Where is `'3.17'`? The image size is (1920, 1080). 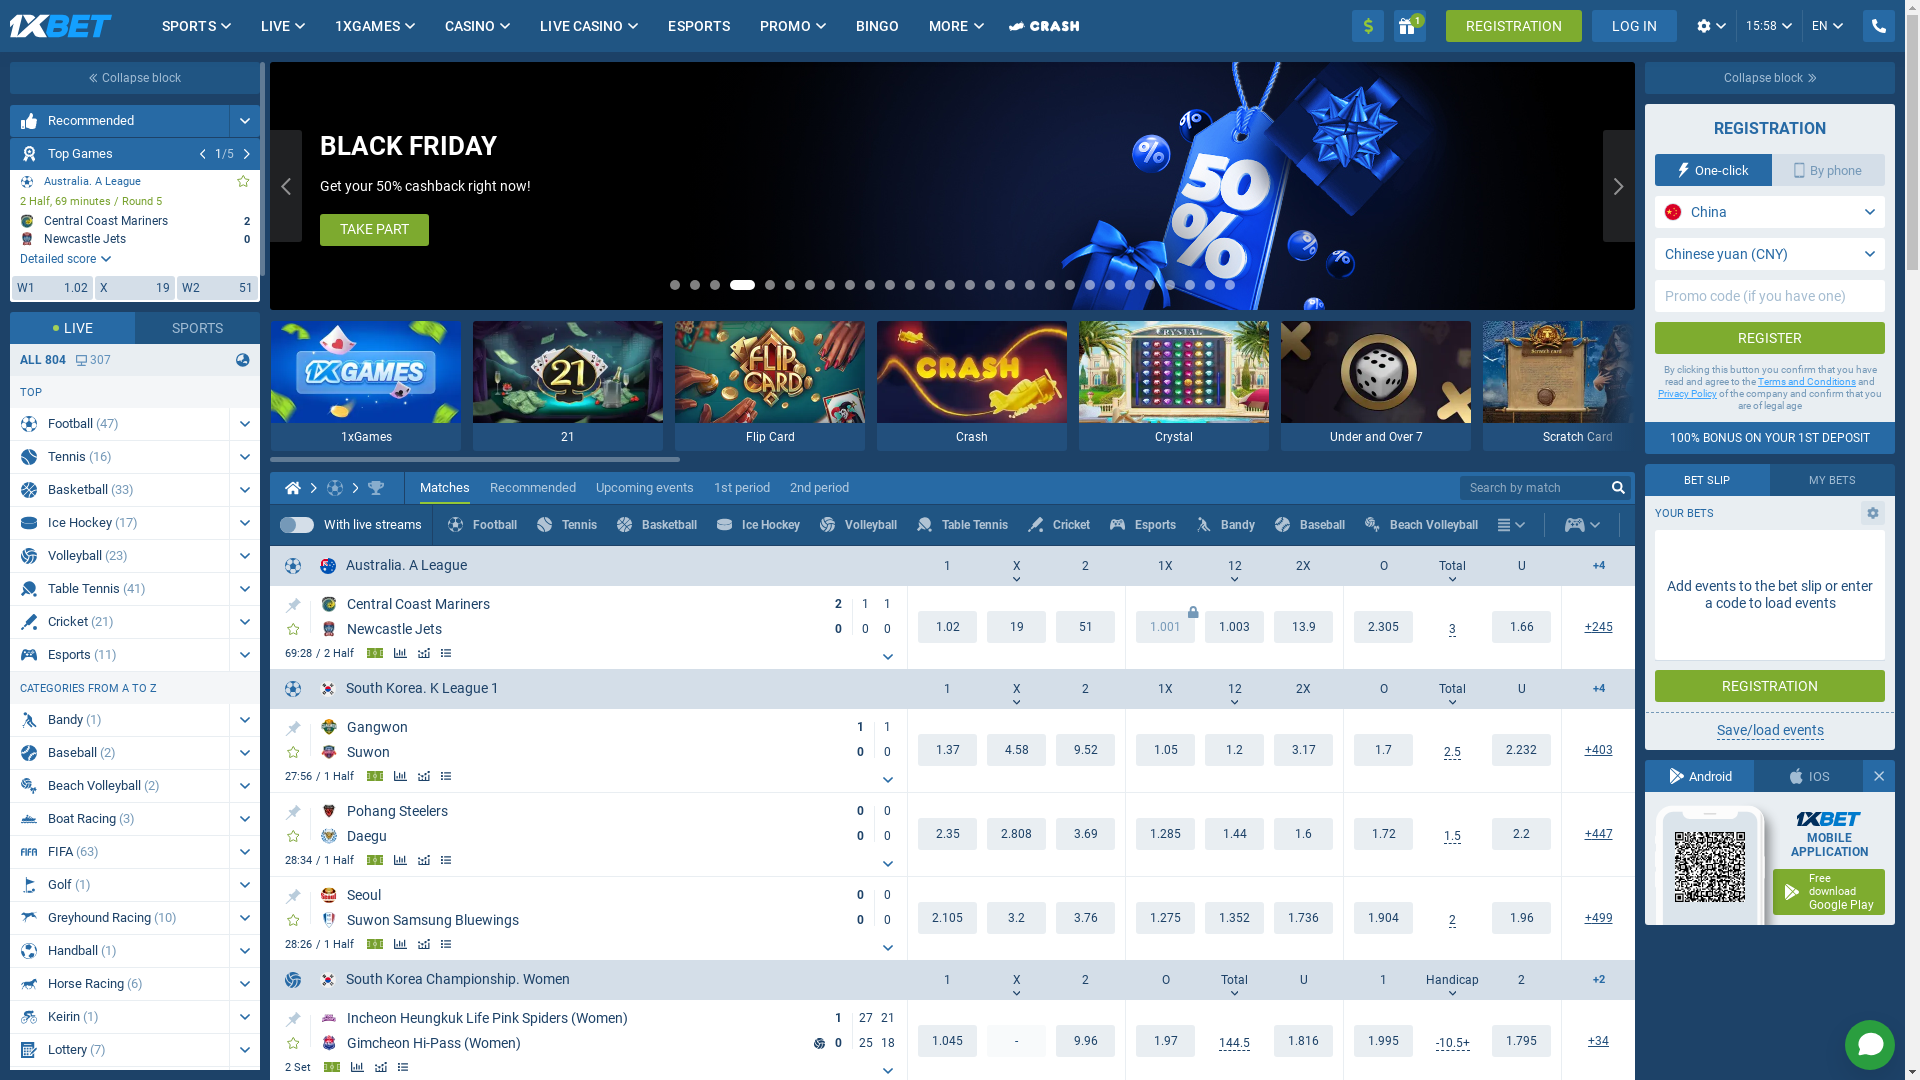 '3.17' is located at coordinates (1303, 749).